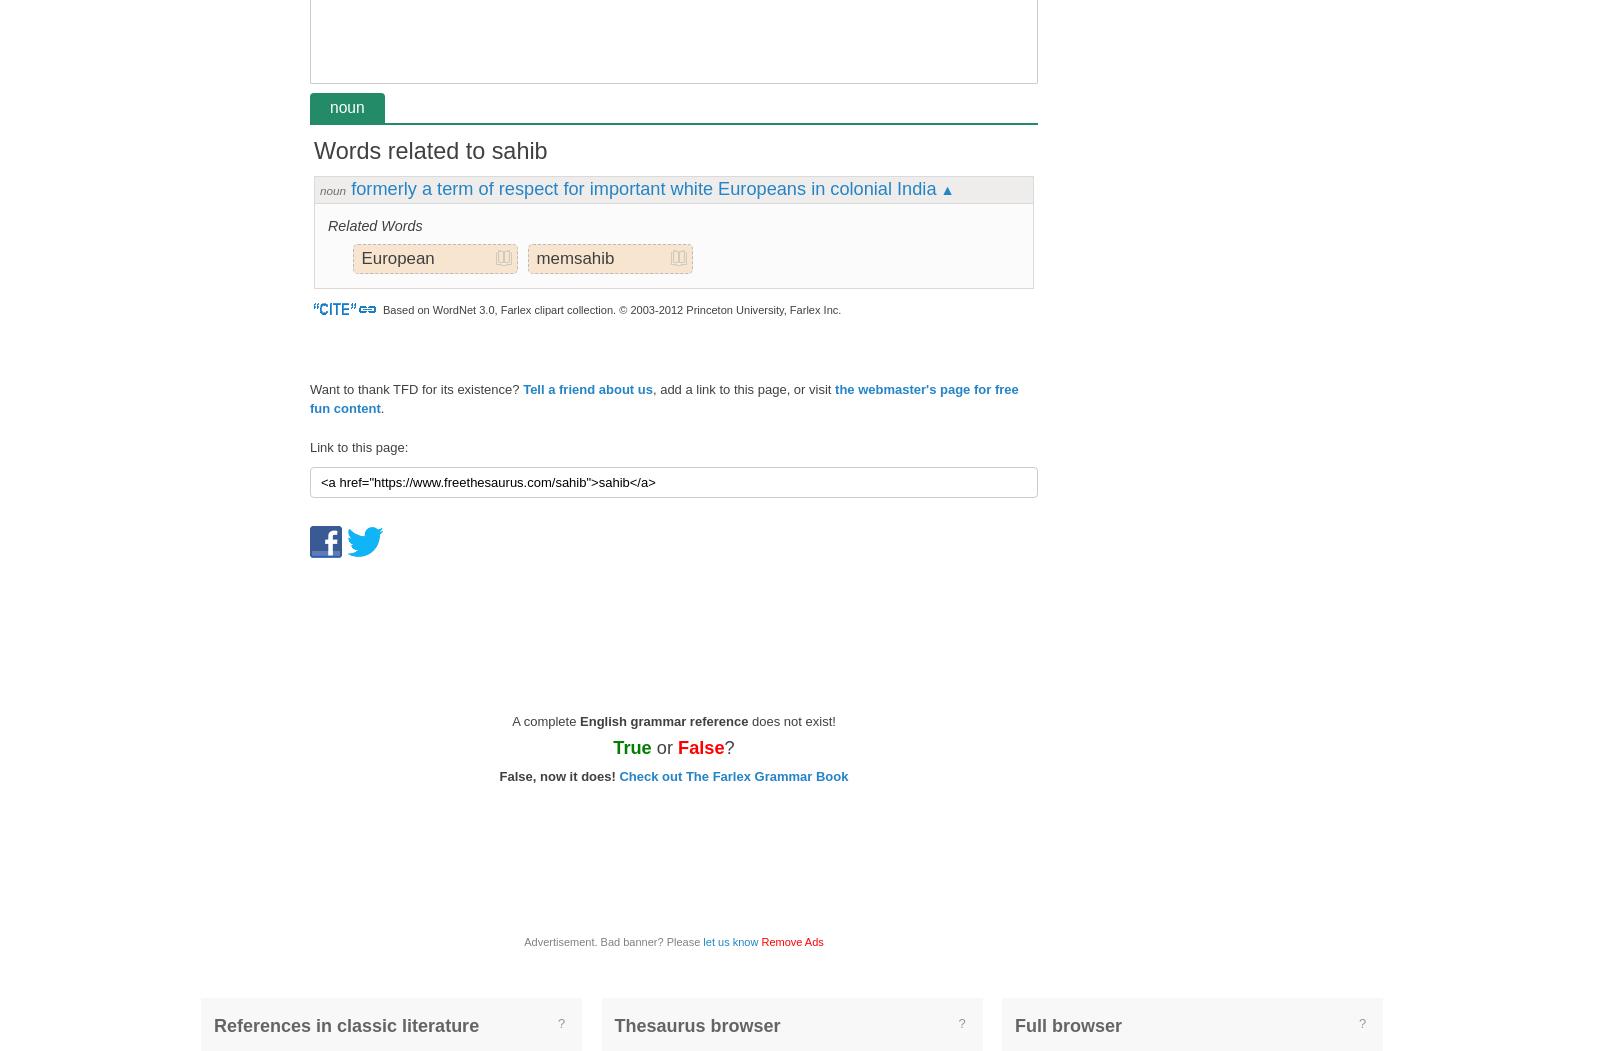  Describe the element at coordinates (534, 257) in the screenshot. I see `'memsahib'` at that location.